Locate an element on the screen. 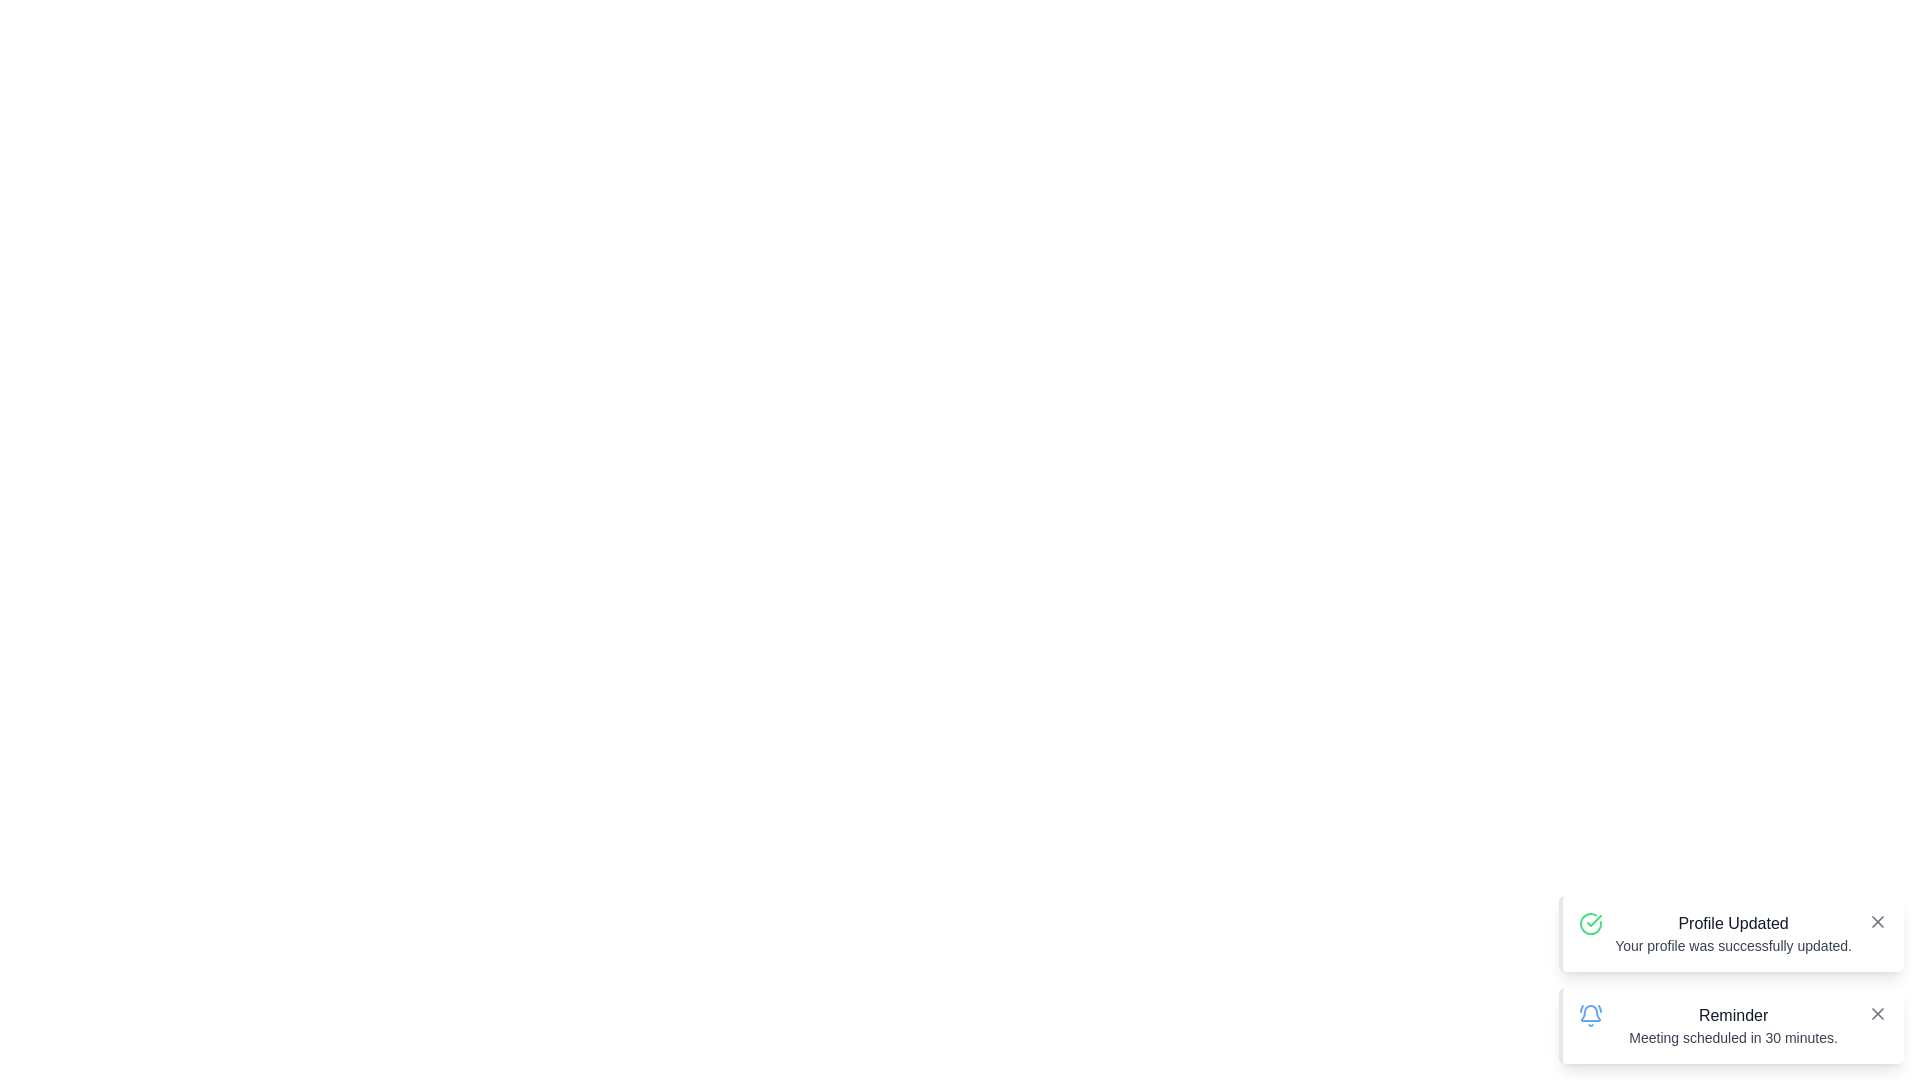 Image resolution: width=1920 pixels, height=1080 pixels. the diagonal line forming part of the X shape in the close button located in the top-right corner of the notification card that displays 'Profile Updated' is located at coordinates (1876, 921).